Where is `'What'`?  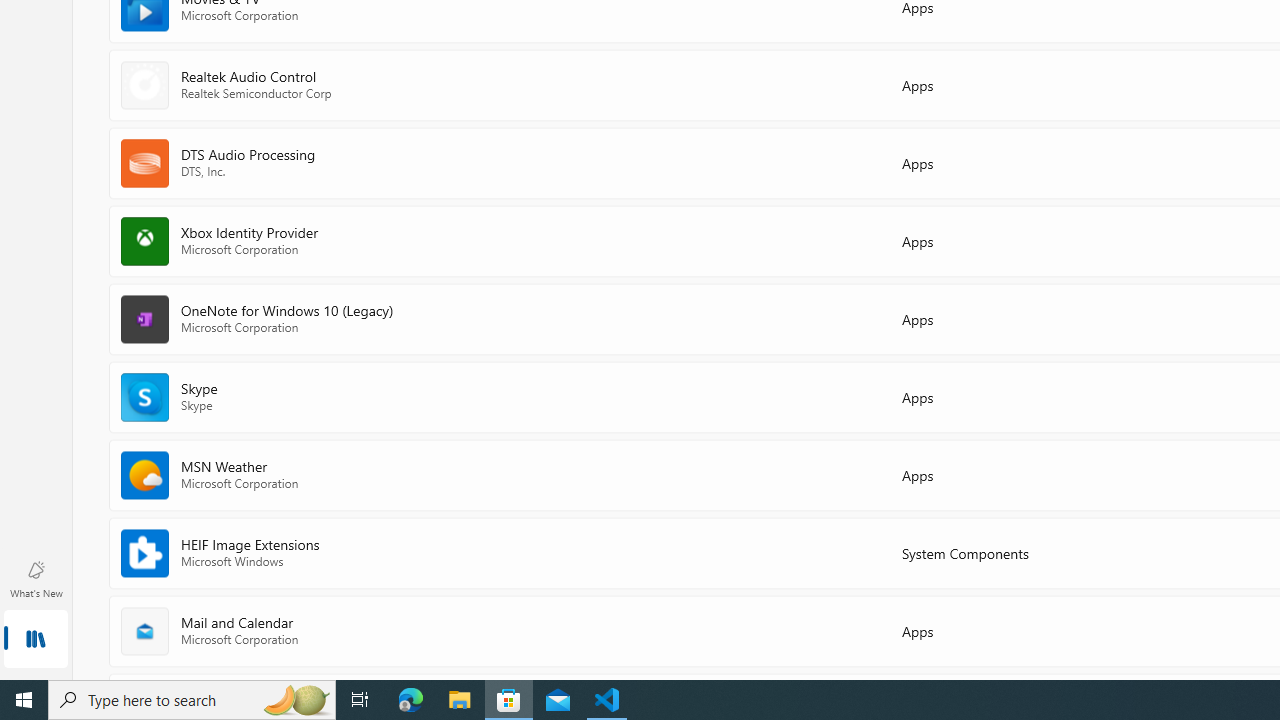
'What' is located at coordinates (35, 578).